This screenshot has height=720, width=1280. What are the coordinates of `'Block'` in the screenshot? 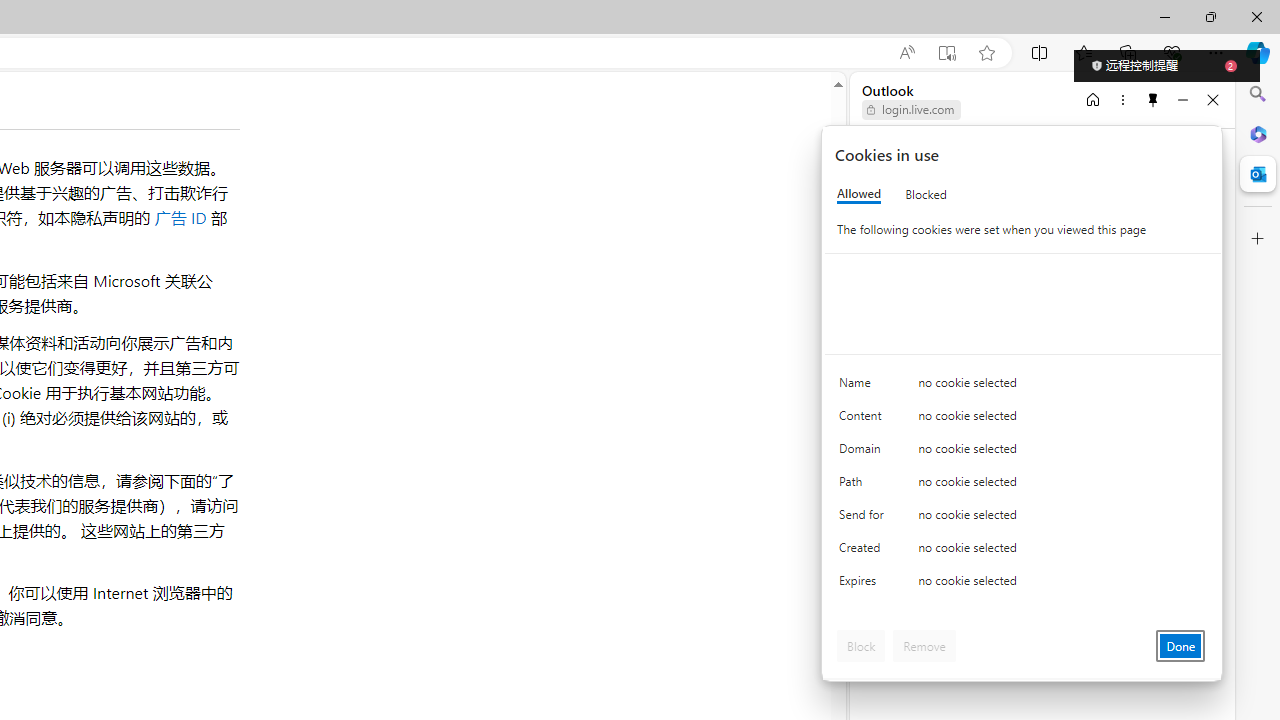 It's located at (861, 645).